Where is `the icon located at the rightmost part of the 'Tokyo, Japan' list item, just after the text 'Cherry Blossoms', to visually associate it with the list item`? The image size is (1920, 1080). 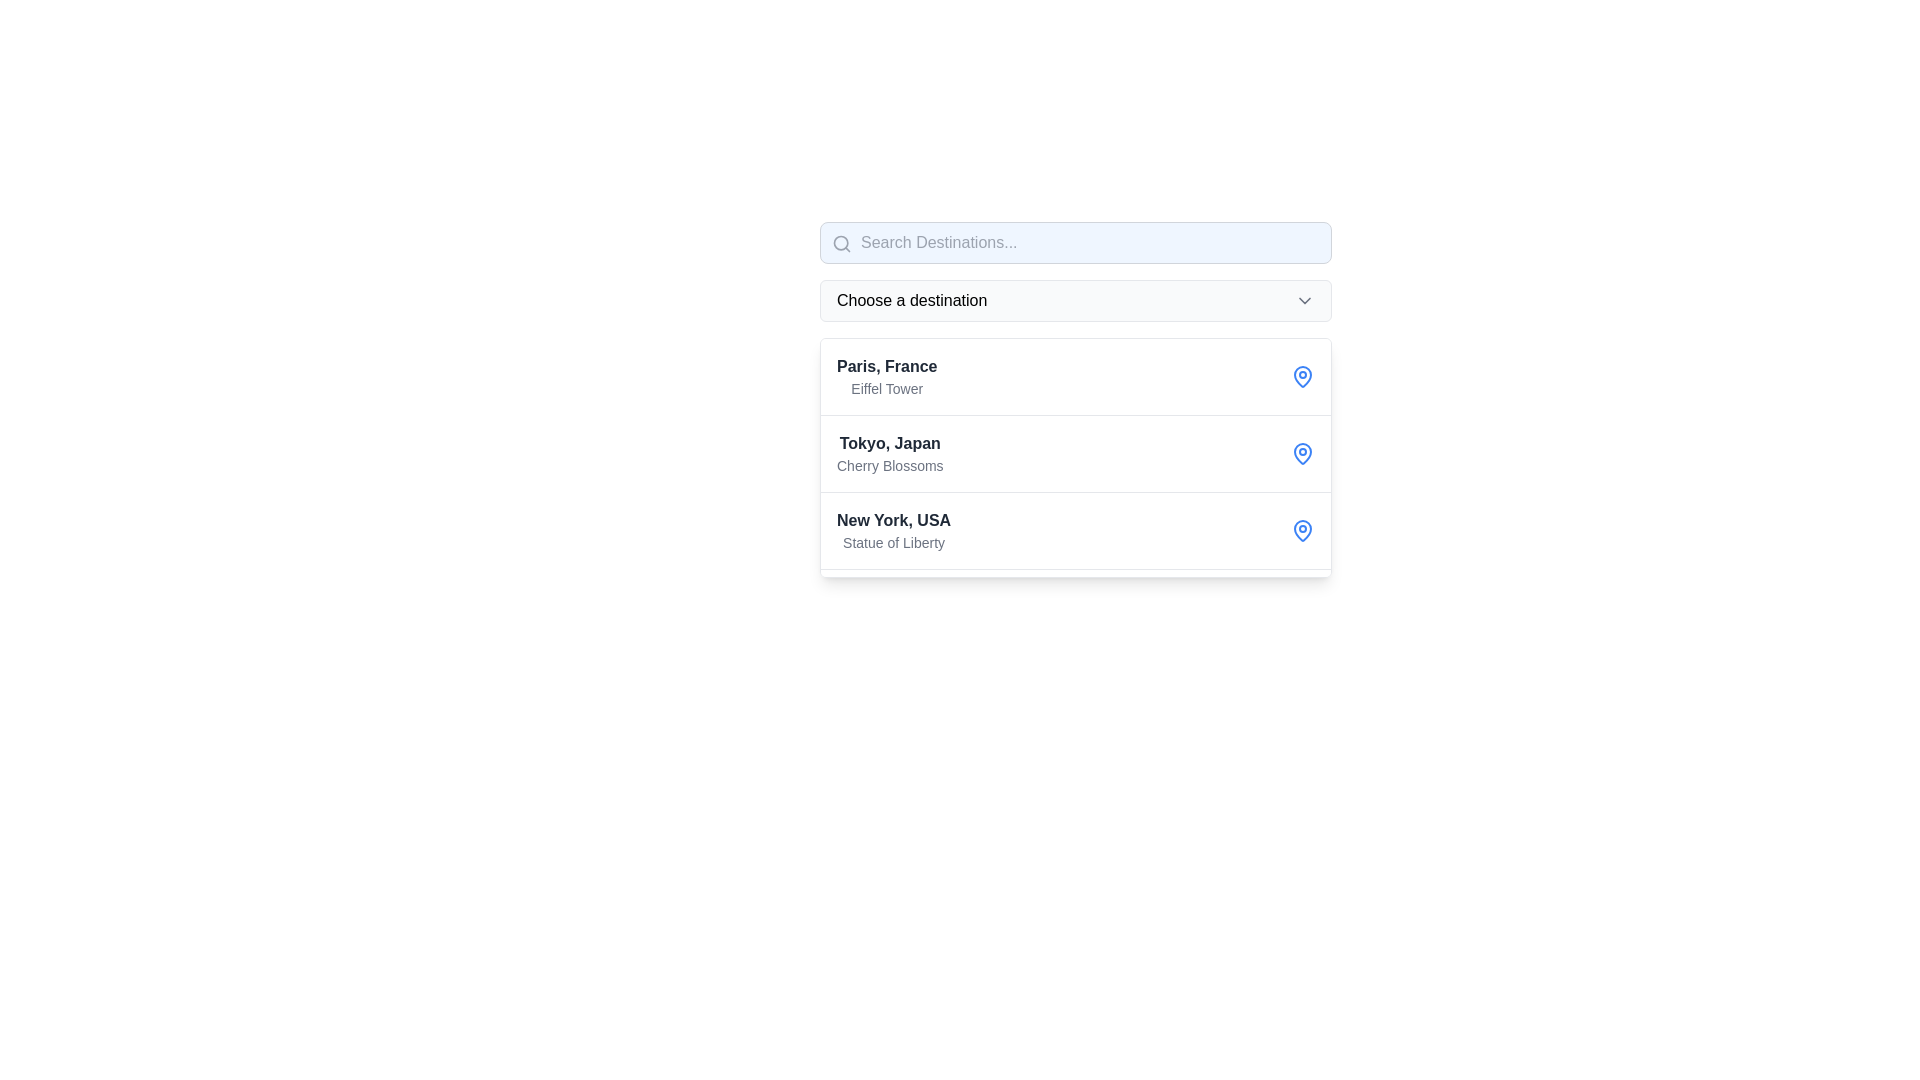 the icon located at the rightmost part of the 'Tokyo, Japan' list item, just after the text 'Cherry Blossoms', to visually associate it with the list item is located at coordinates (1302, 454).